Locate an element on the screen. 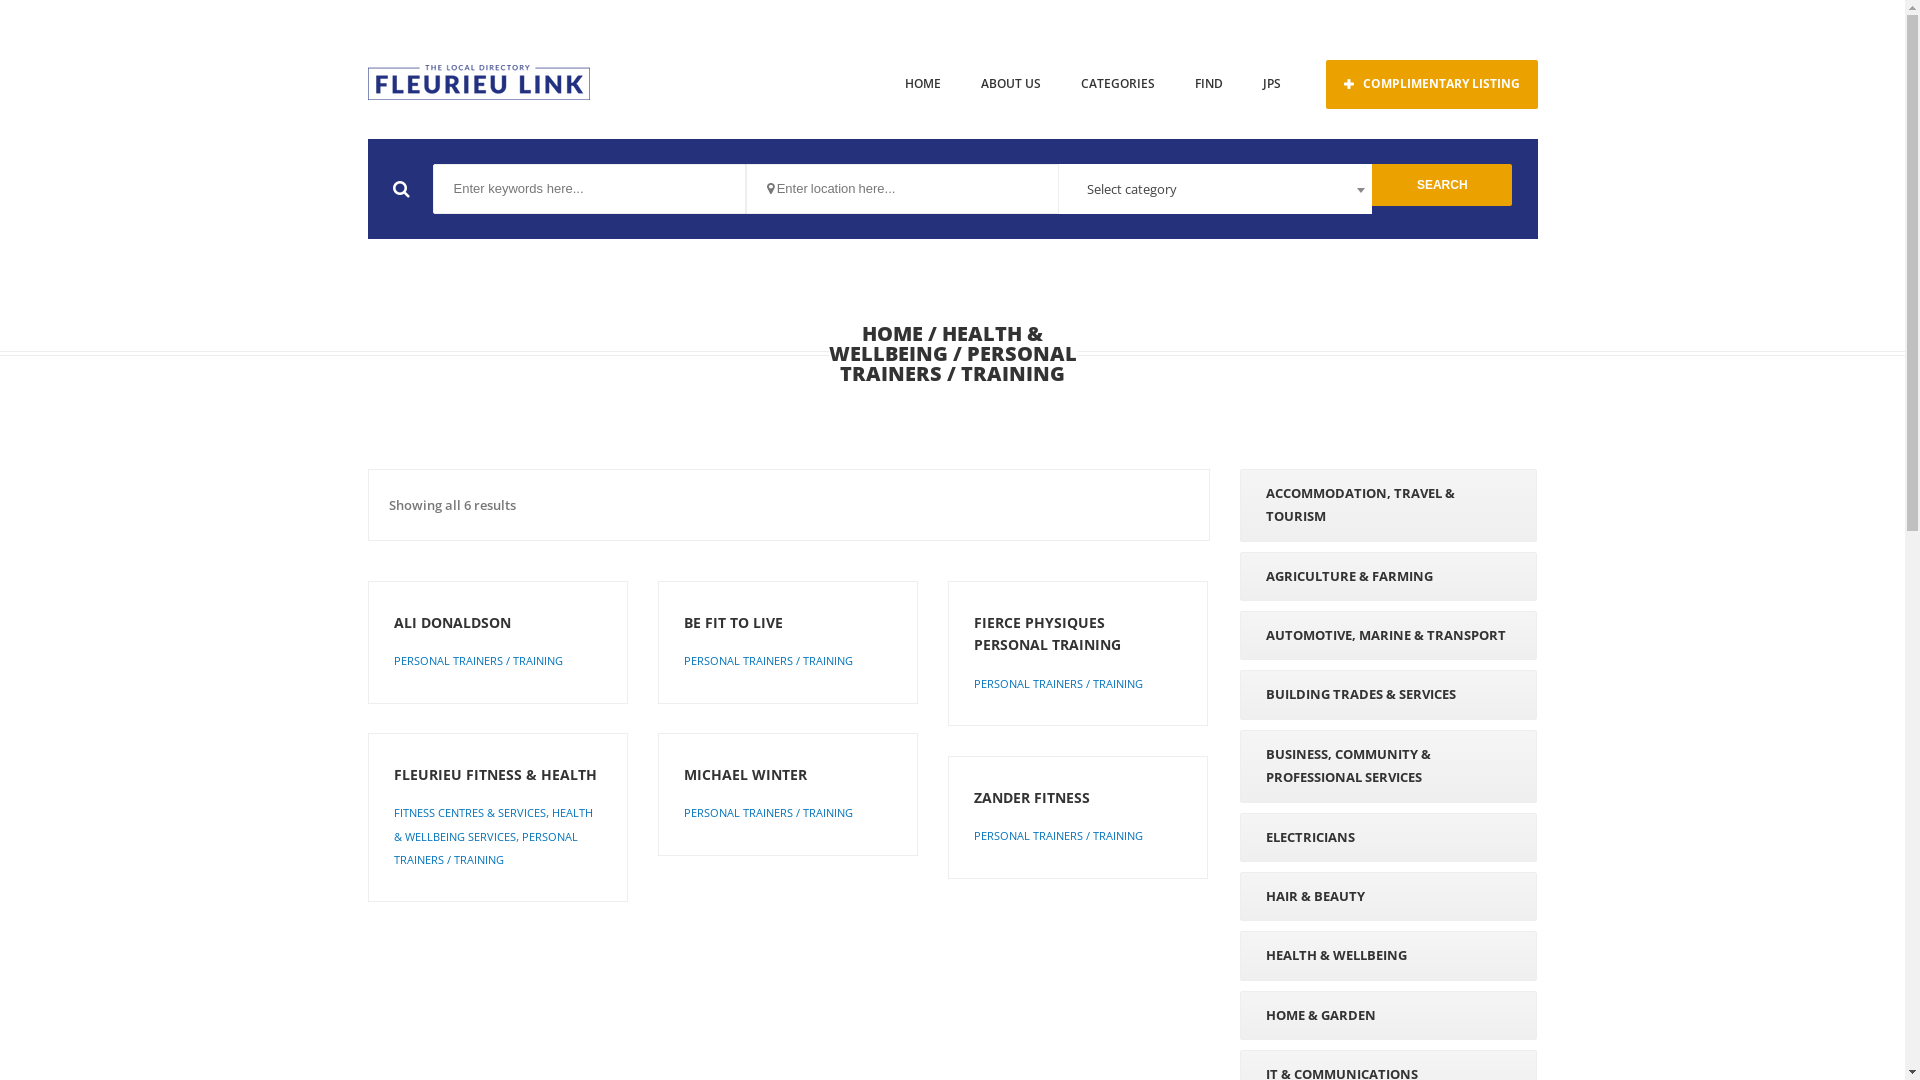 The image size is (1920, 1080). 'BE FIT TO LIVE' is located at coordinates (684, 622).